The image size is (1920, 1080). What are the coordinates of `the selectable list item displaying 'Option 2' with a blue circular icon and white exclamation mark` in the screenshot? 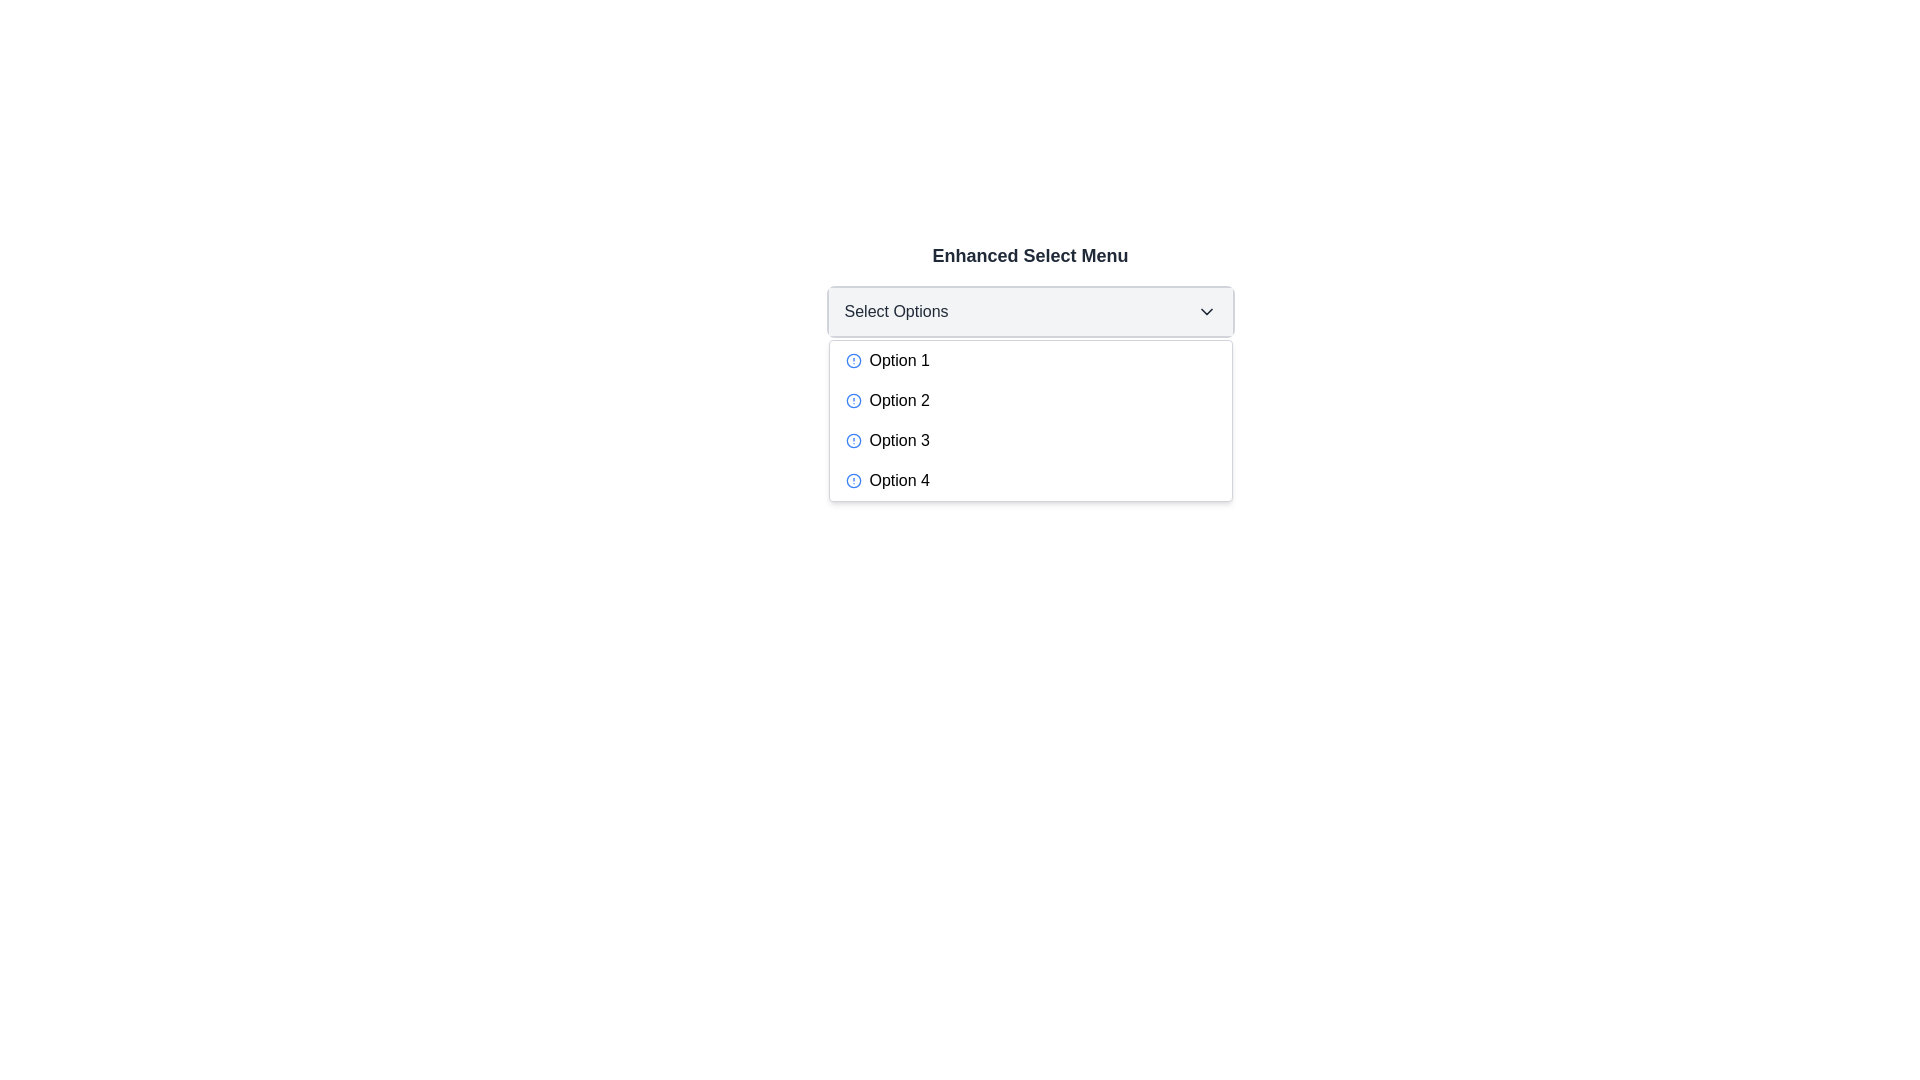 It's located at (886, 401).